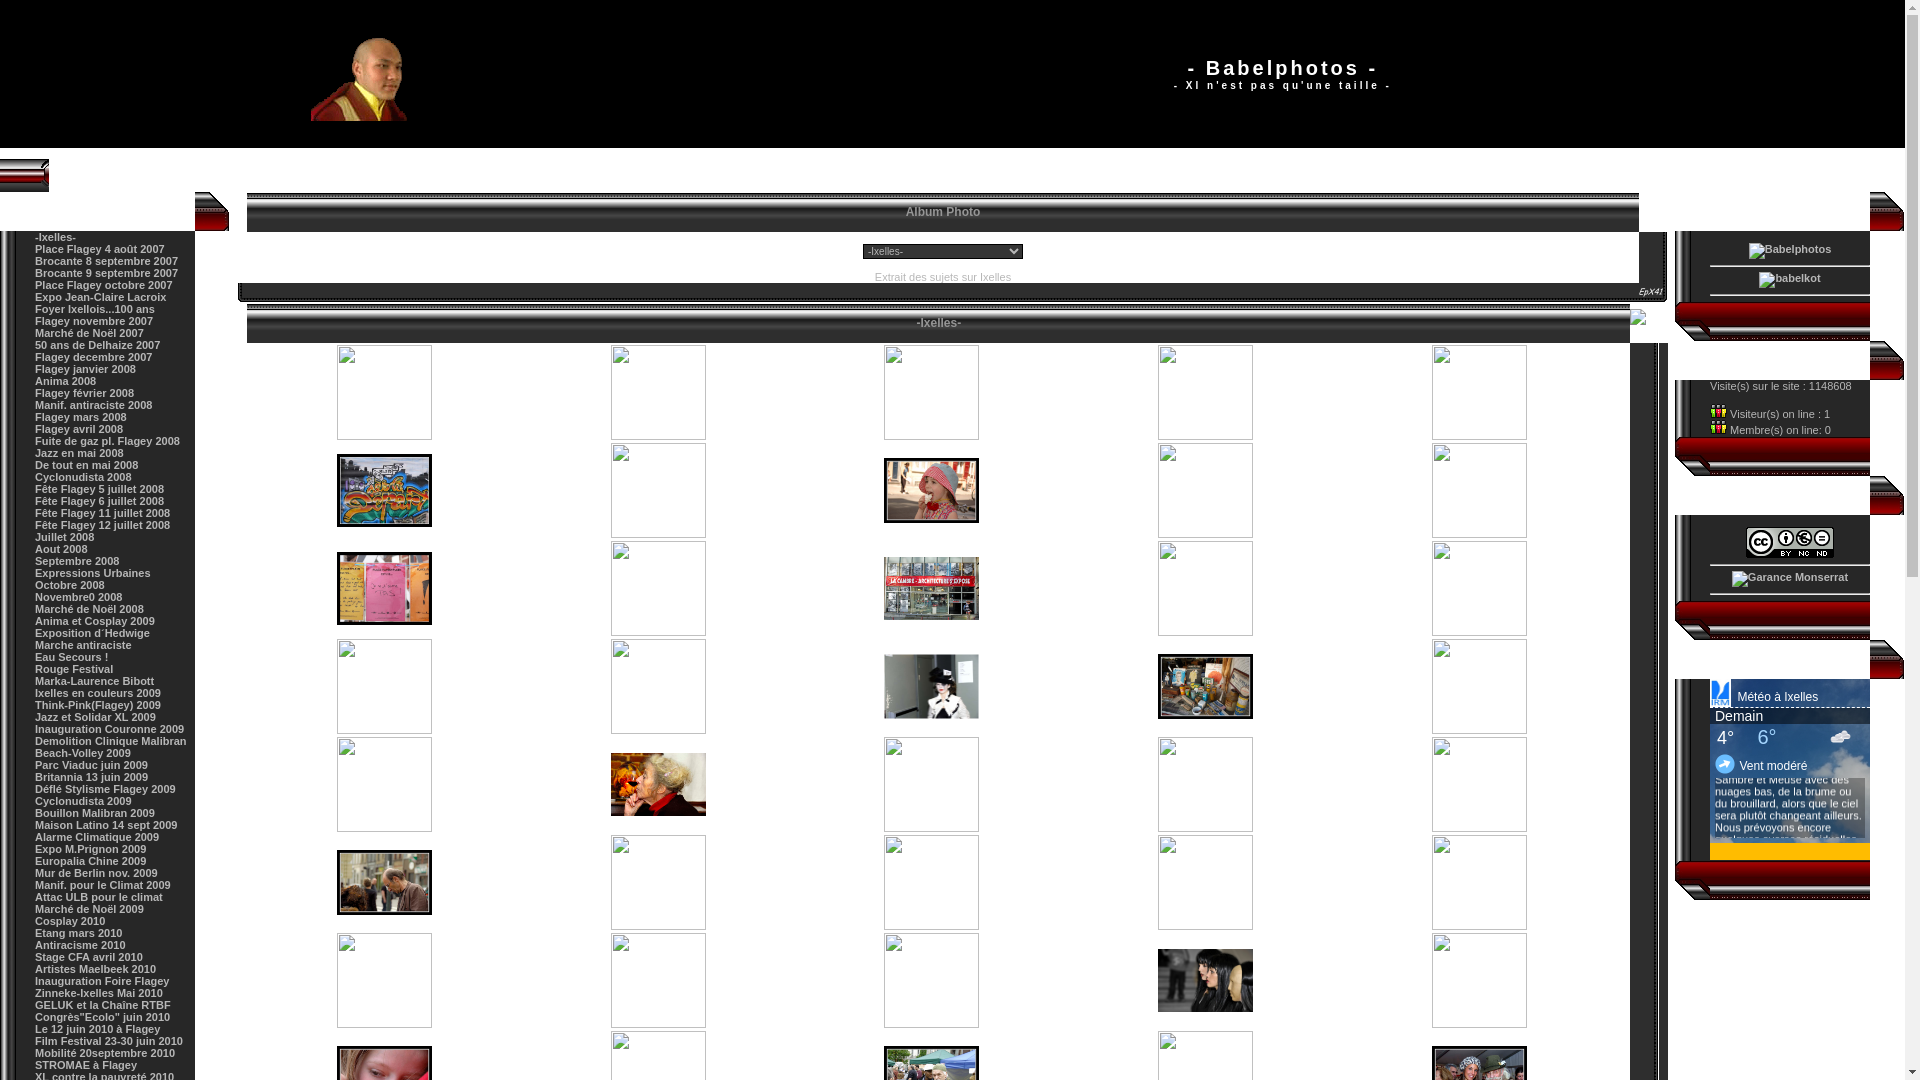 The width and height of the screenshot is (1920, 1080). I want to click on 'Babelphotos', so click(1747, 249).